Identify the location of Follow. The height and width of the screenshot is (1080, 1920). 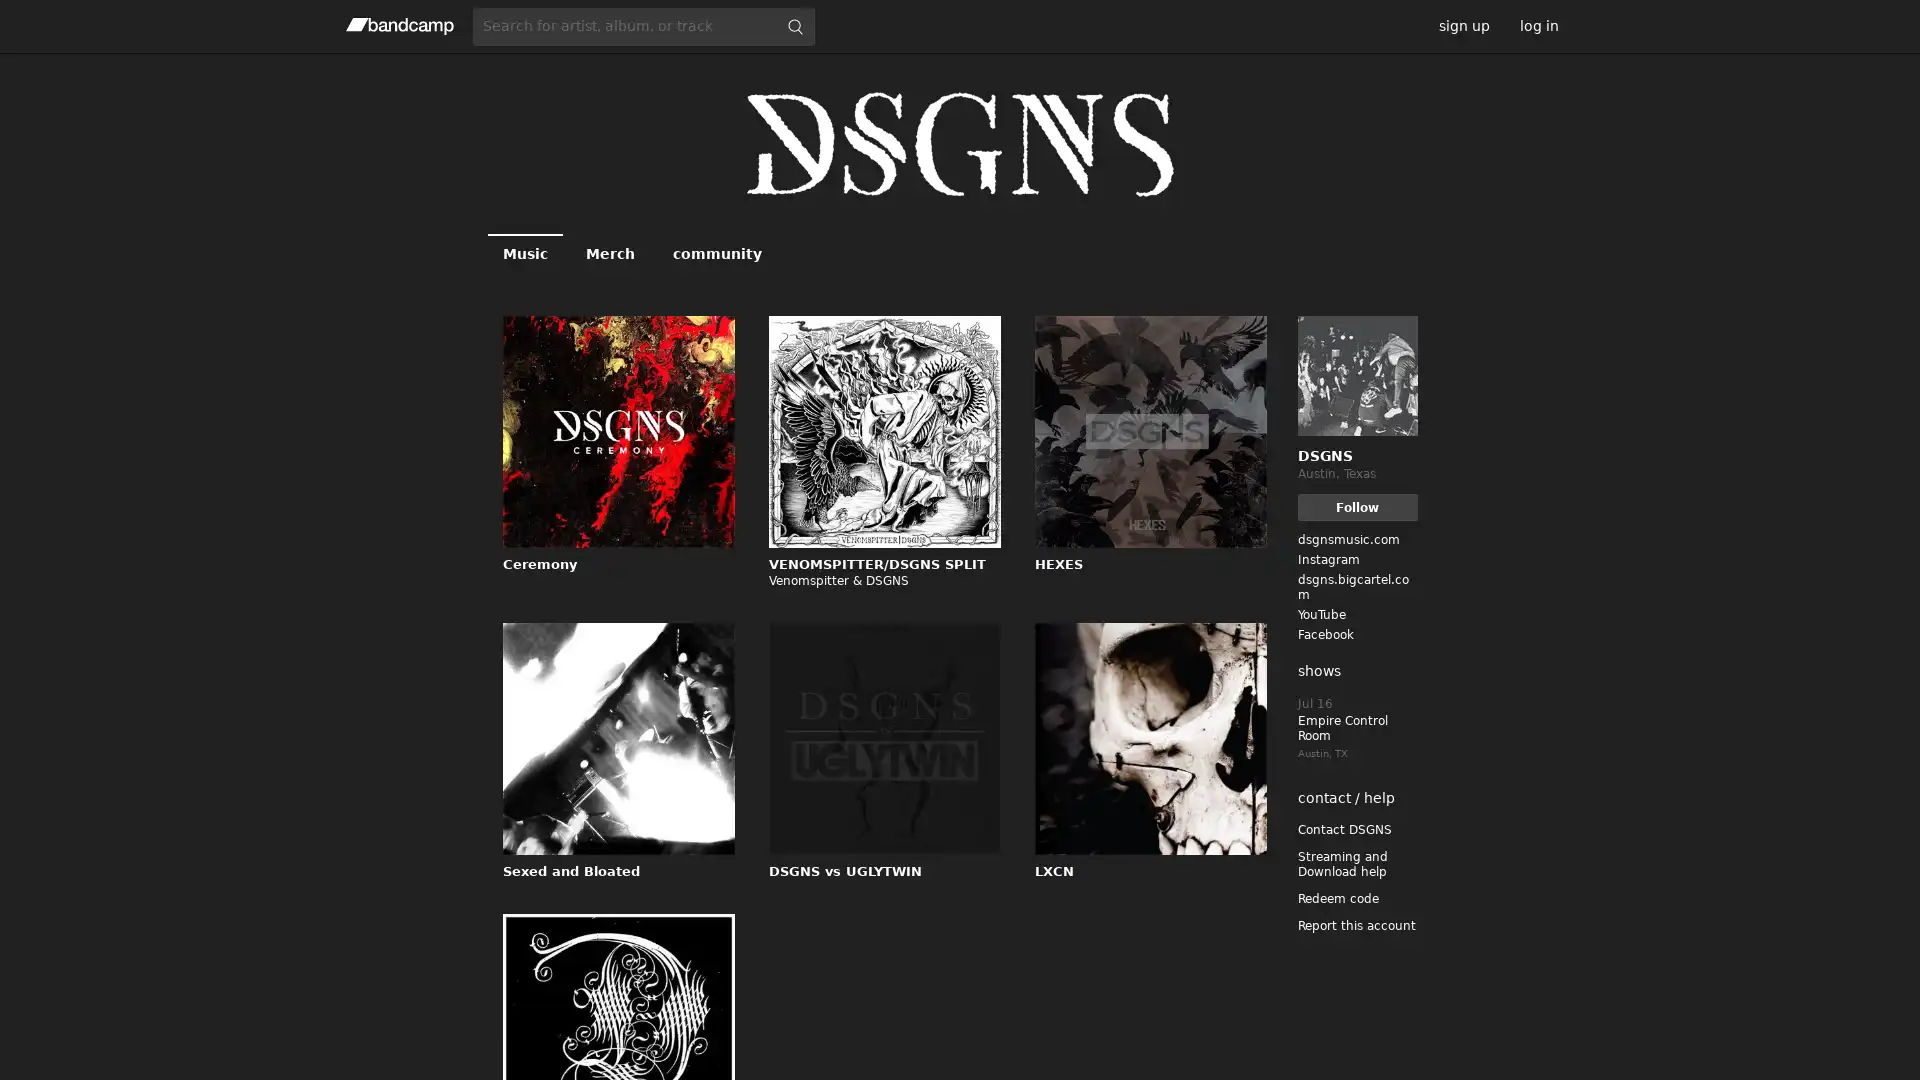
(1357, 506).